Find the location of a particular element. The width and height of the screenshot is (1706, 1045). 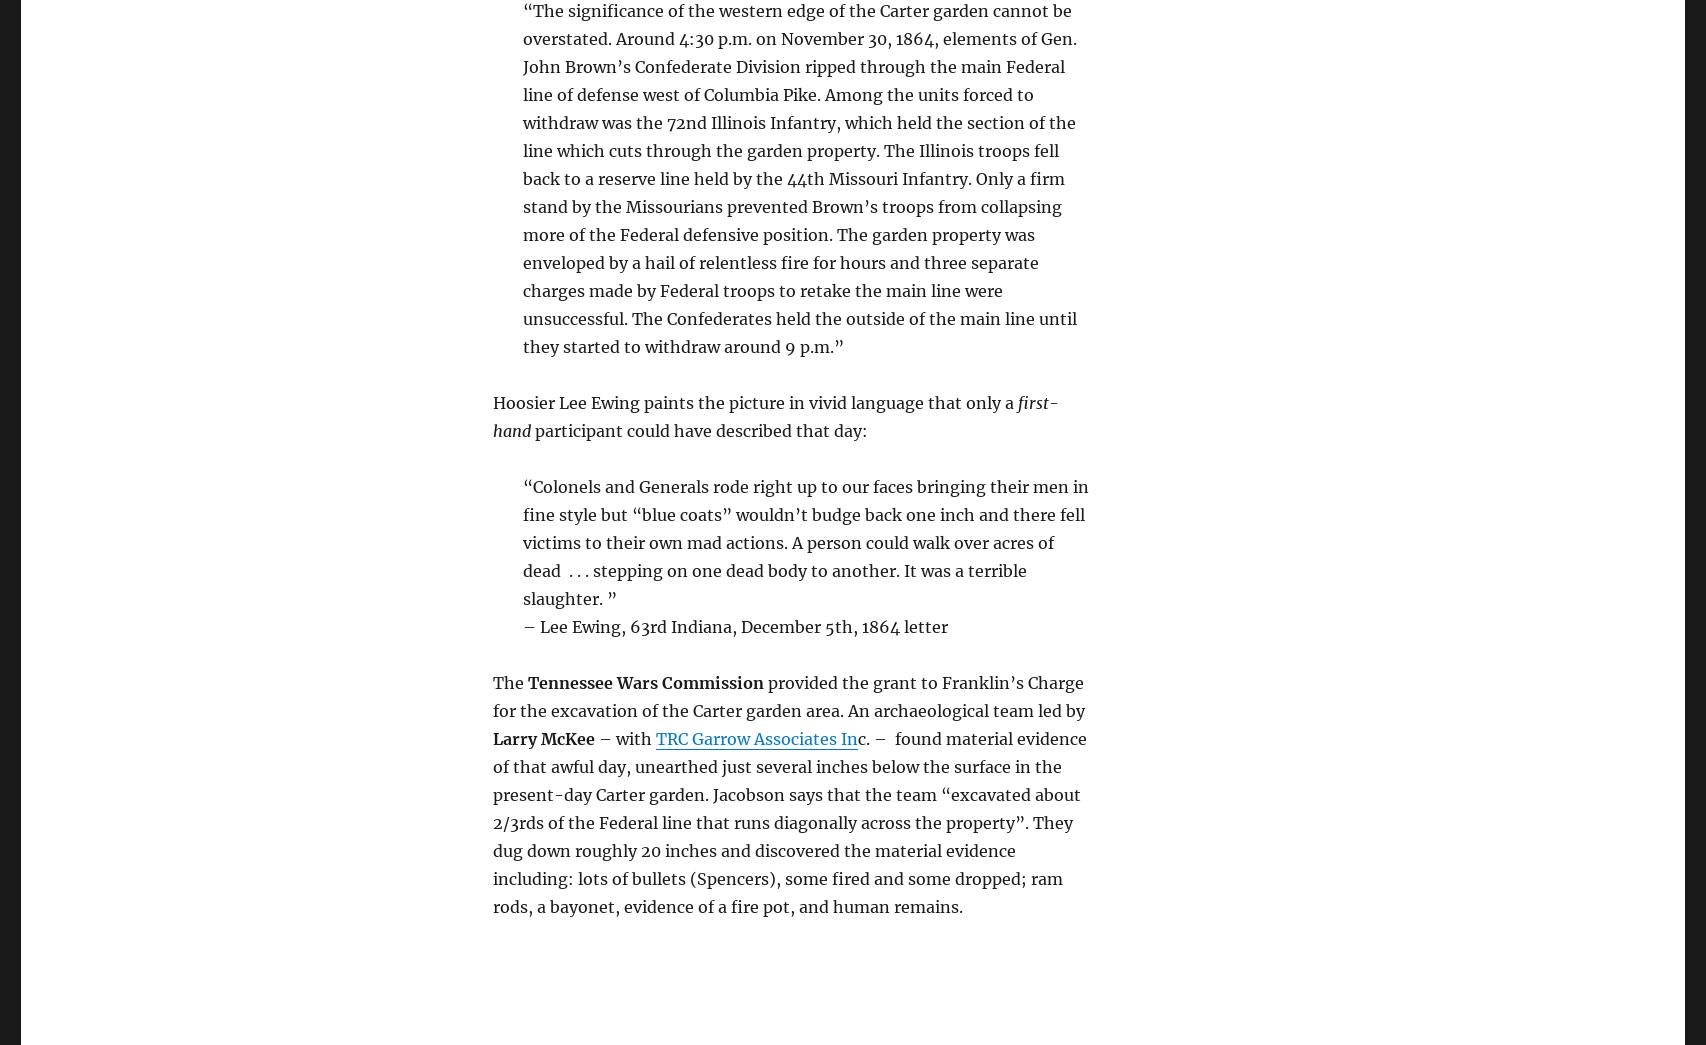

'Tennessee Wars Commission' is located at coordinates (527, 681).